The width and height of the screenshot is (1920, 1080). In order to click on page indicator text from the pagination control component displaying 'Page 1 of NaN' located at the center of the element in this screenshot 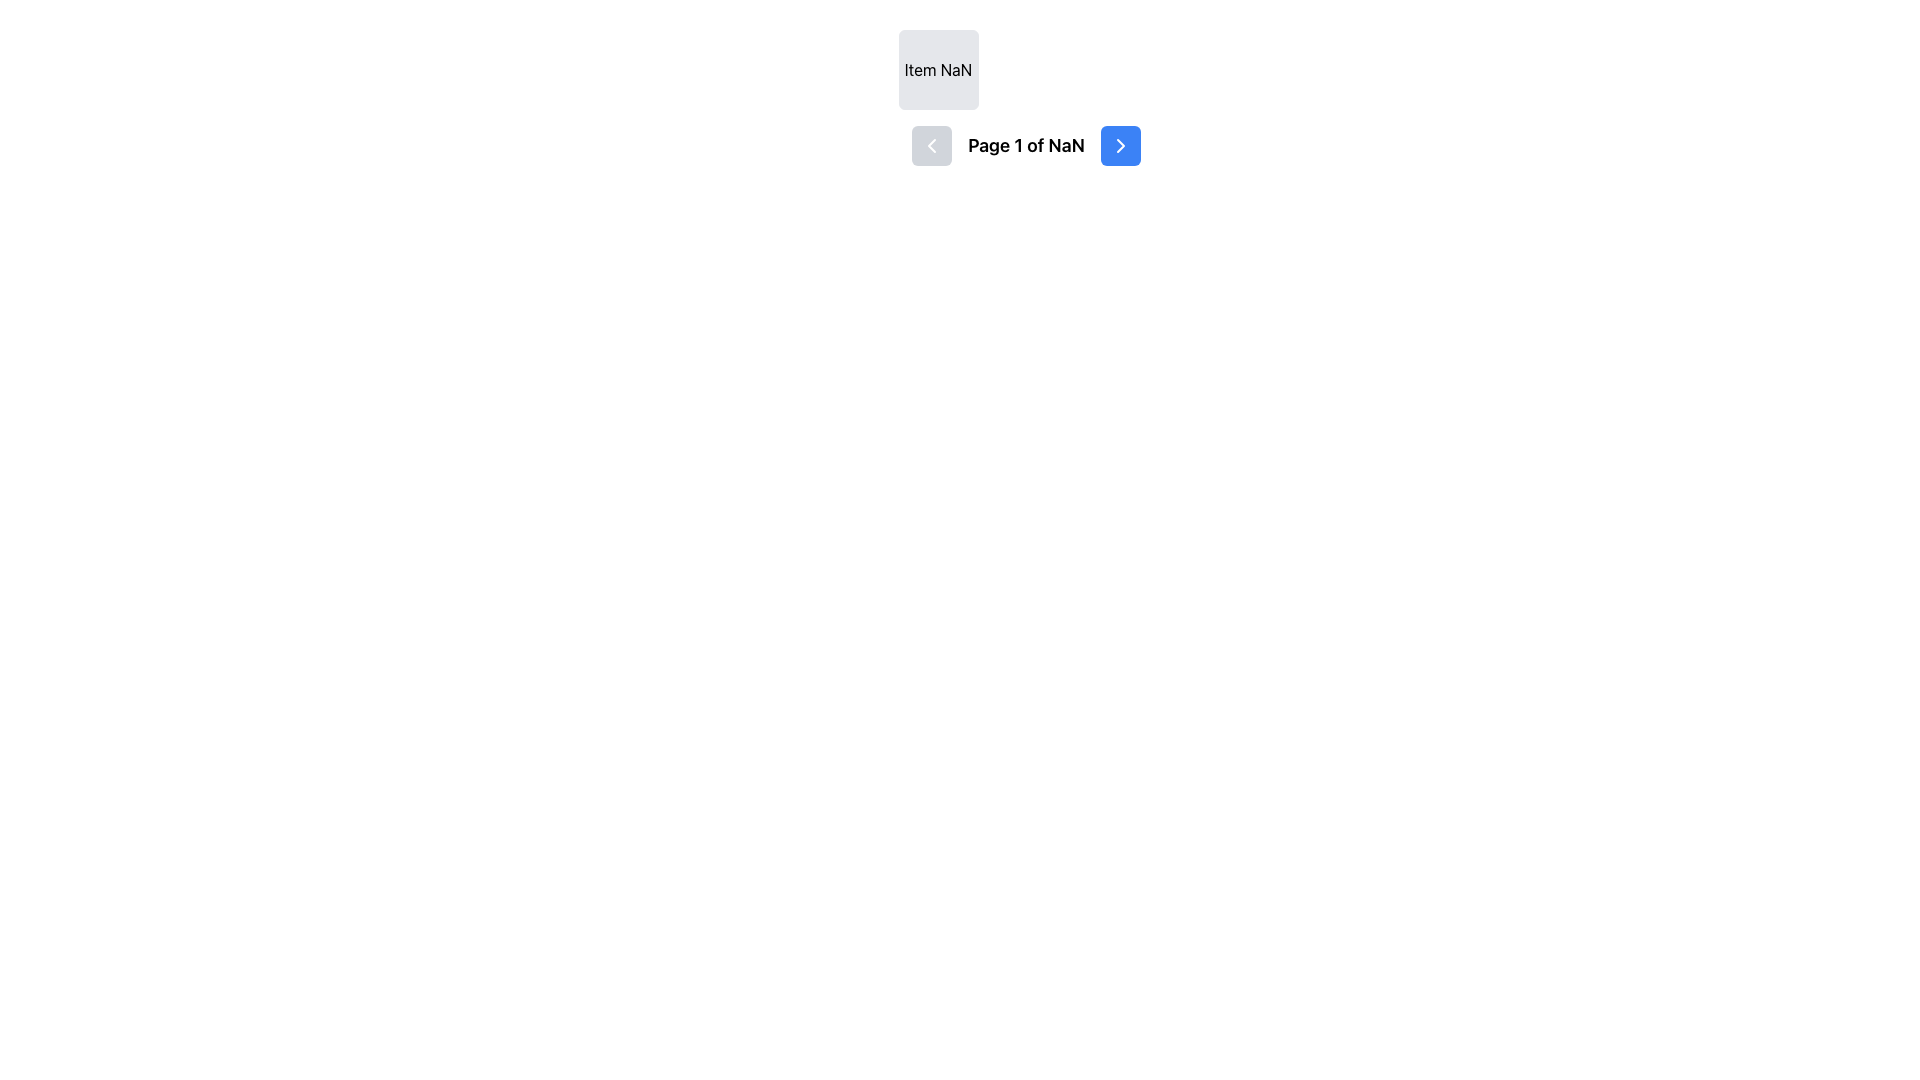, I will do `click(1026, 145)`.